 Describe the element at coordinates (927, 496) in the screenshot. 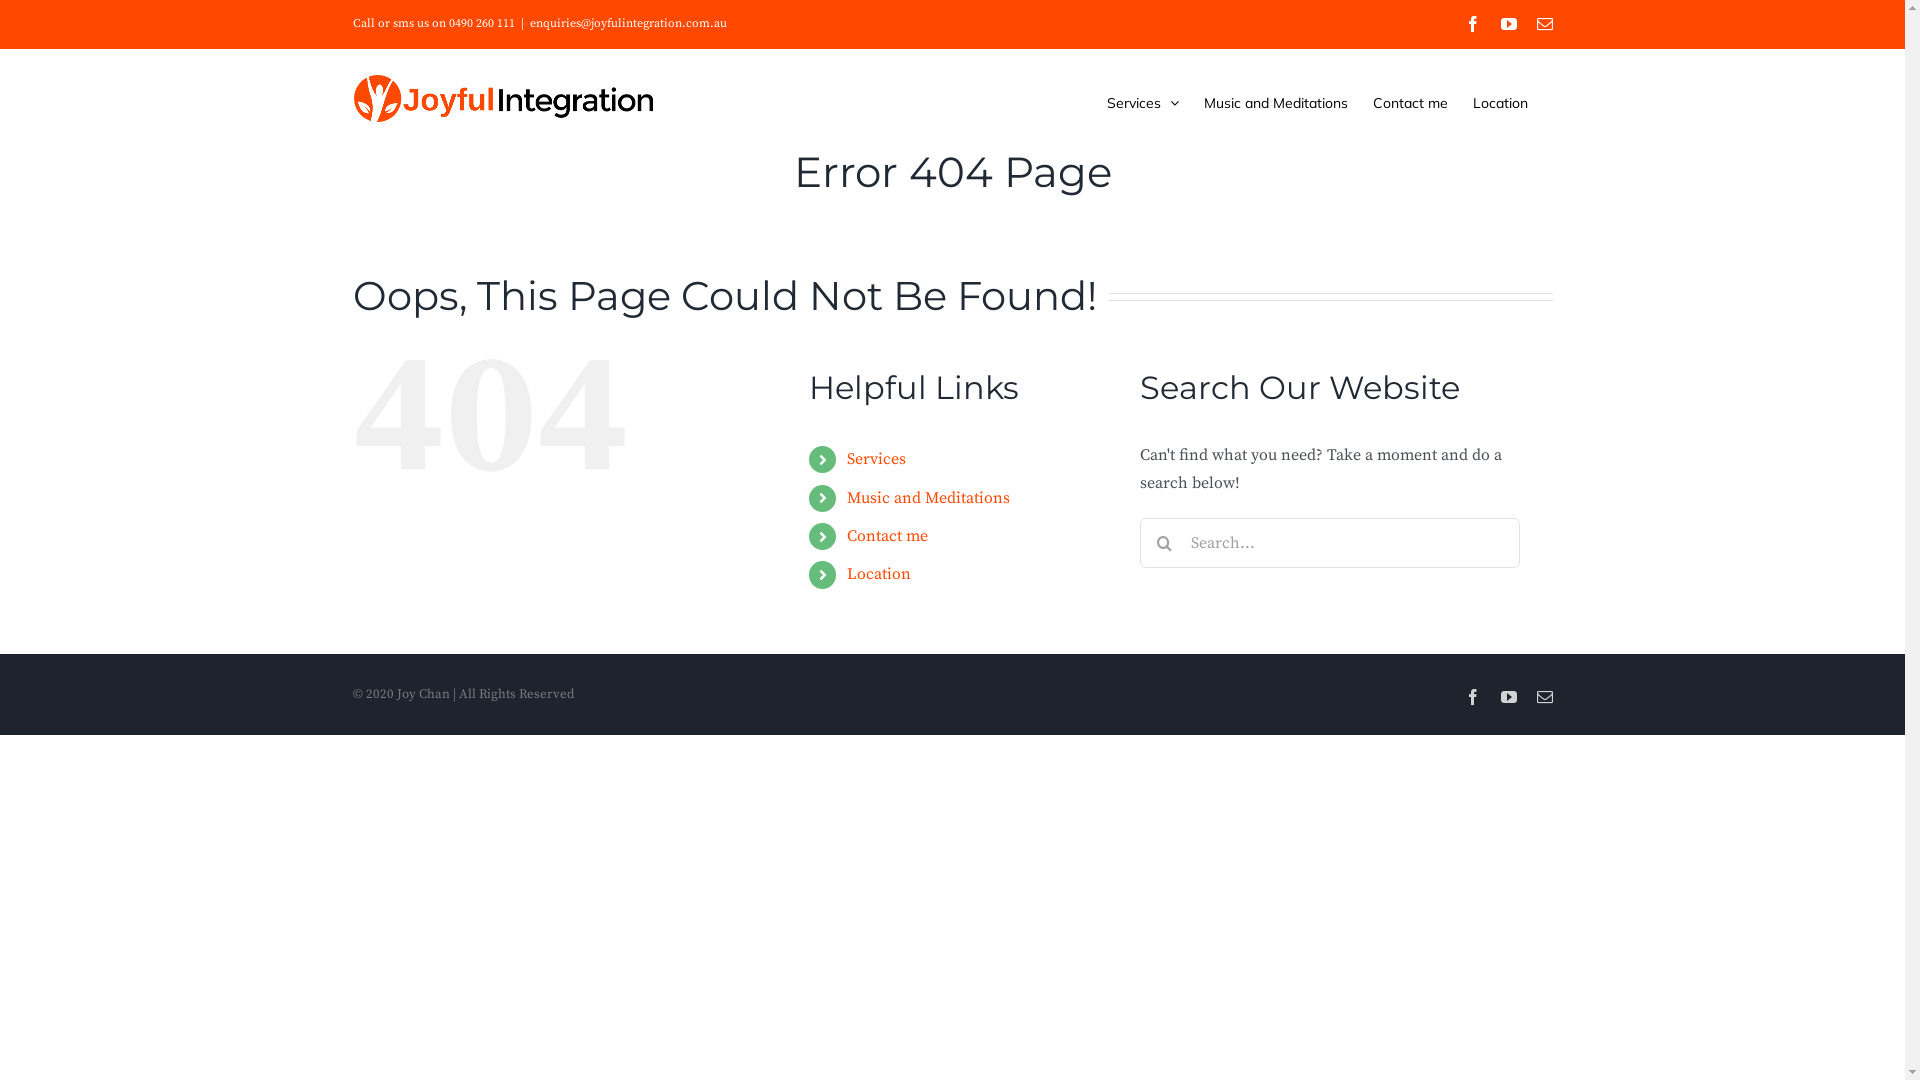

I see `'Music and Meditations'` at that location.